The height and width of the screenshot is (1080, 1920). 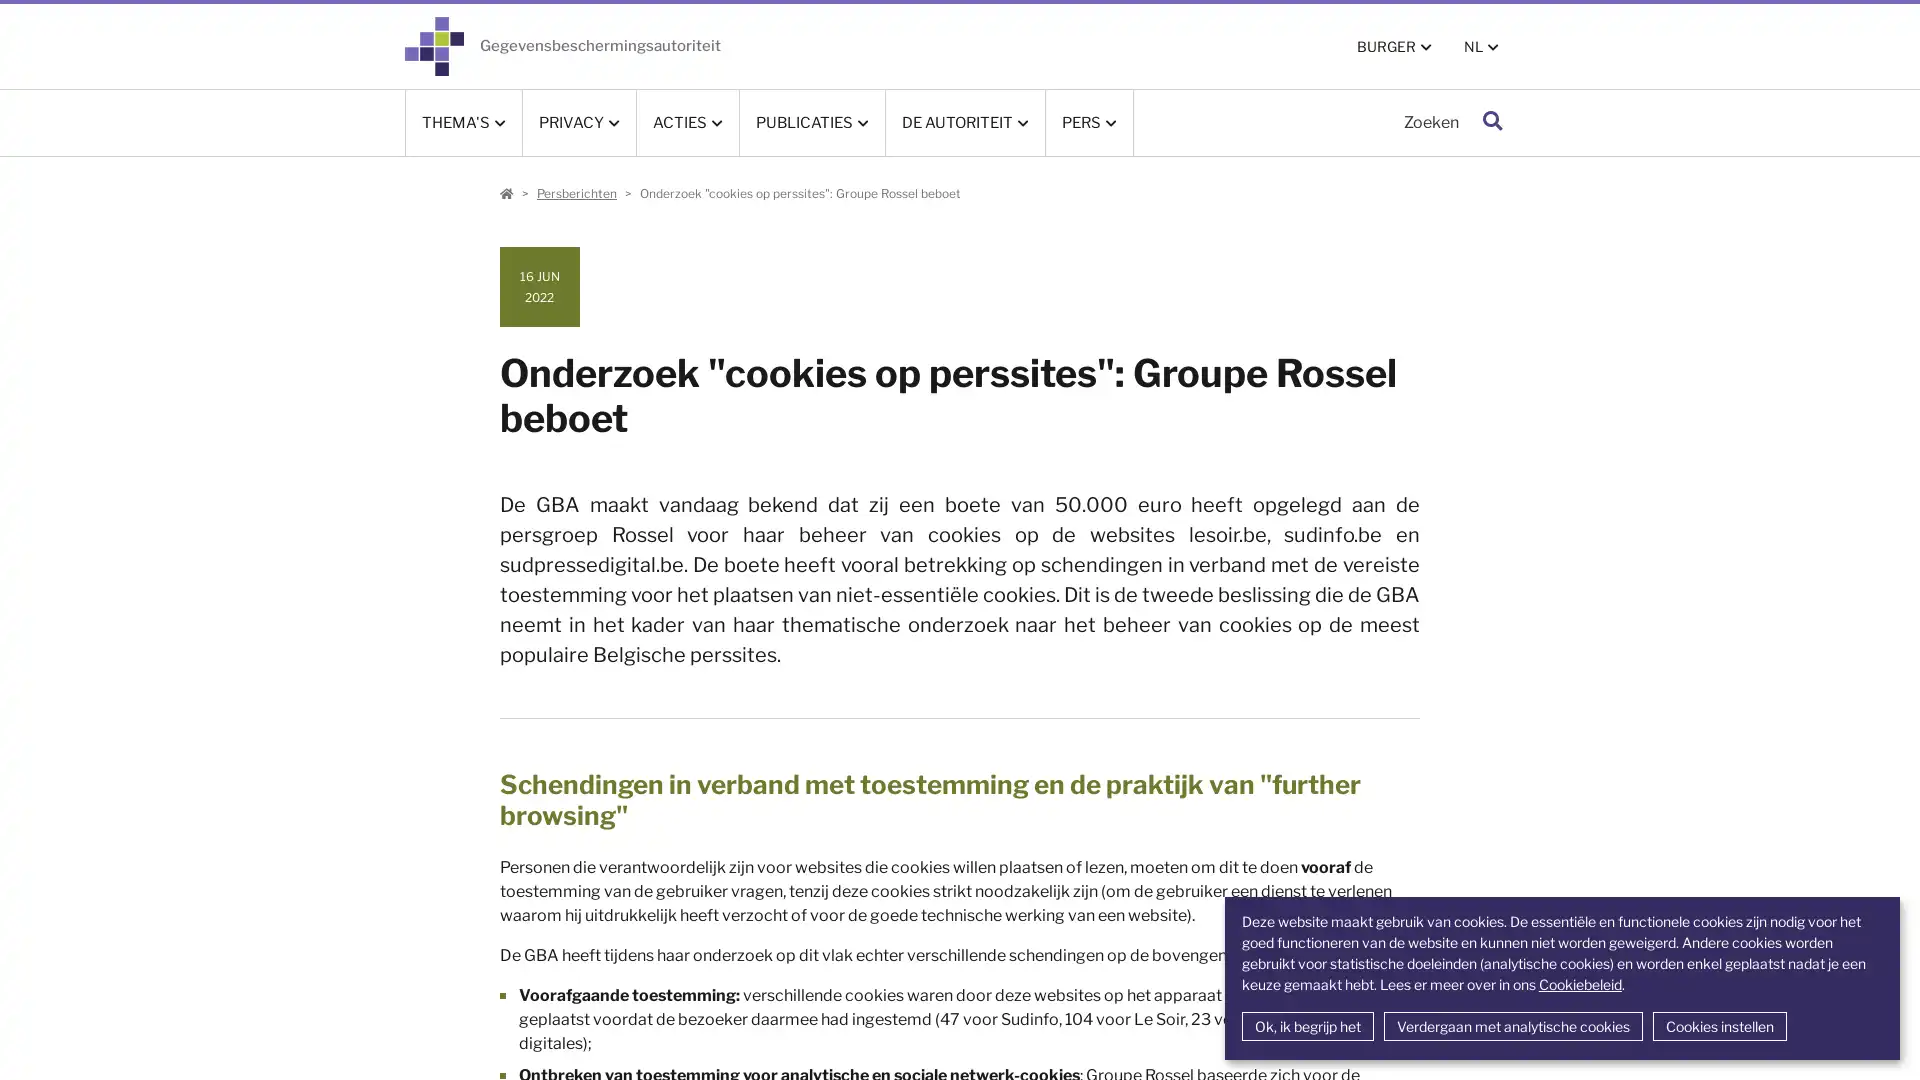 What do you see at coordinates (1306, 1026) in the screenshot?
I see `Ok, ik begrijp het` at bounding box center [1306, 1026].